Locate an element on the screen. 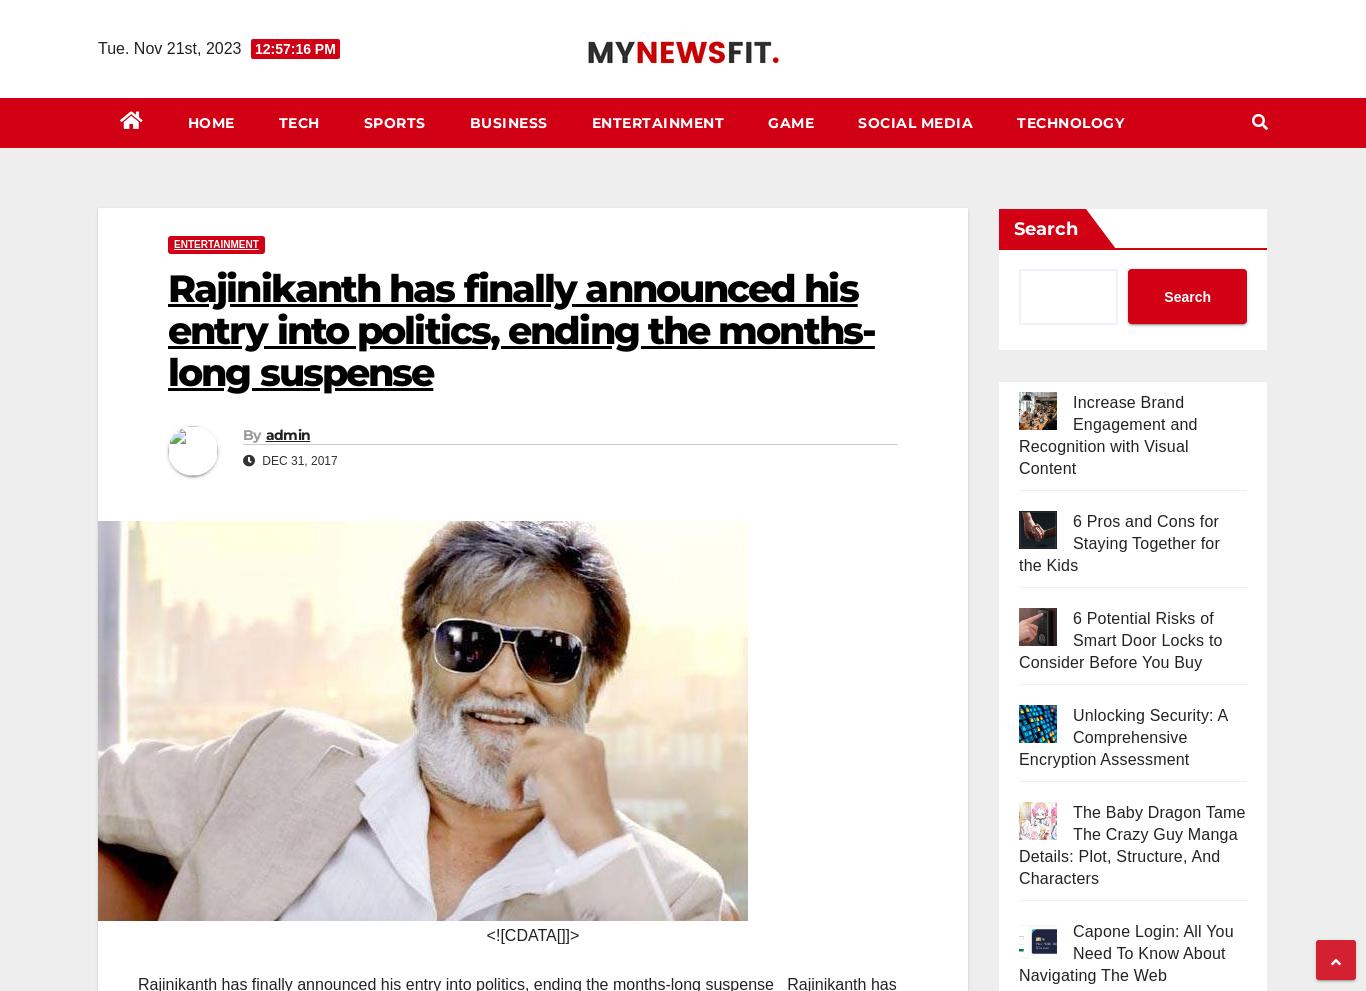 This screenshot has height=991, width=1366. '6 Potential Risks of Smart Door Locks to Consider Before You Buy' is located at coordinates (1119, 639).